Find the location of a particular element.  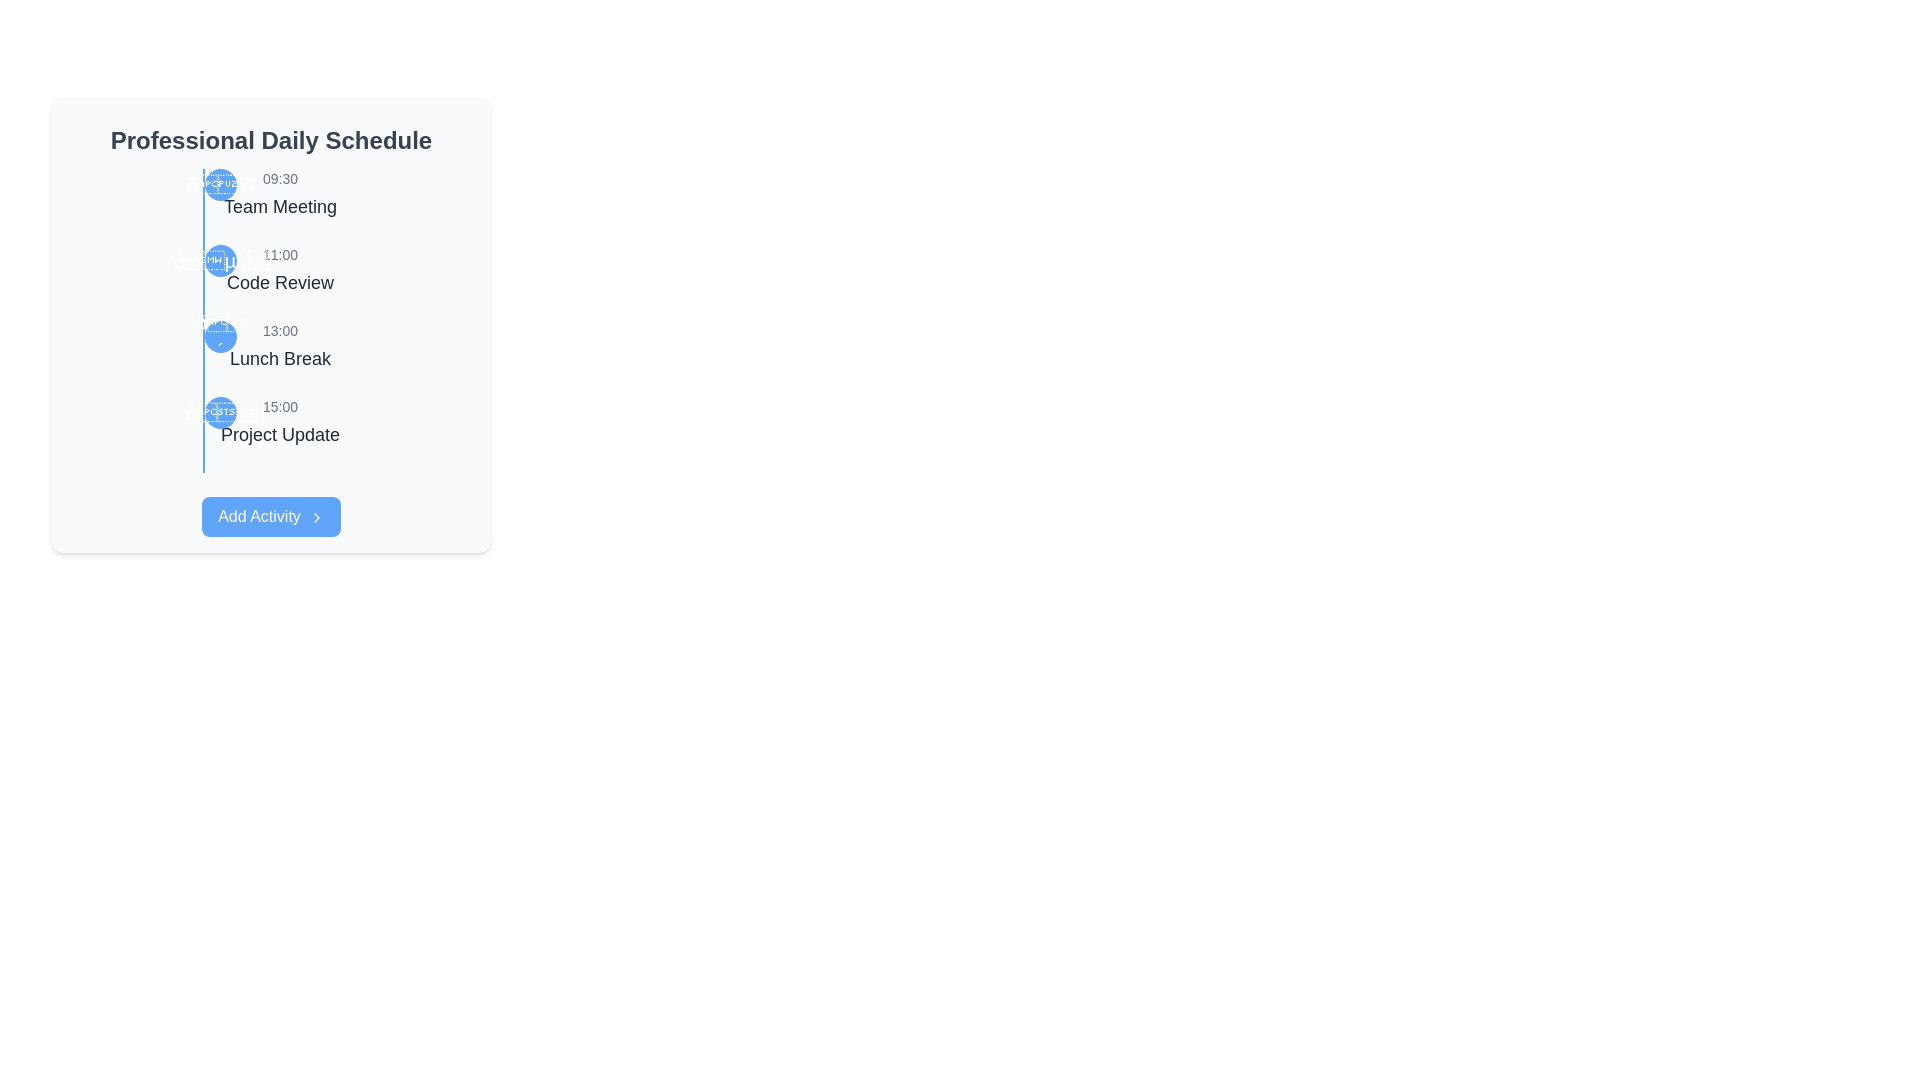

the 'Team Meeting' text label, which is styled with a larger font size and bold dark text, located in the daily schedule card below '09:30' and to the right of a circular calendar icon is located at coordinates (279, 207).